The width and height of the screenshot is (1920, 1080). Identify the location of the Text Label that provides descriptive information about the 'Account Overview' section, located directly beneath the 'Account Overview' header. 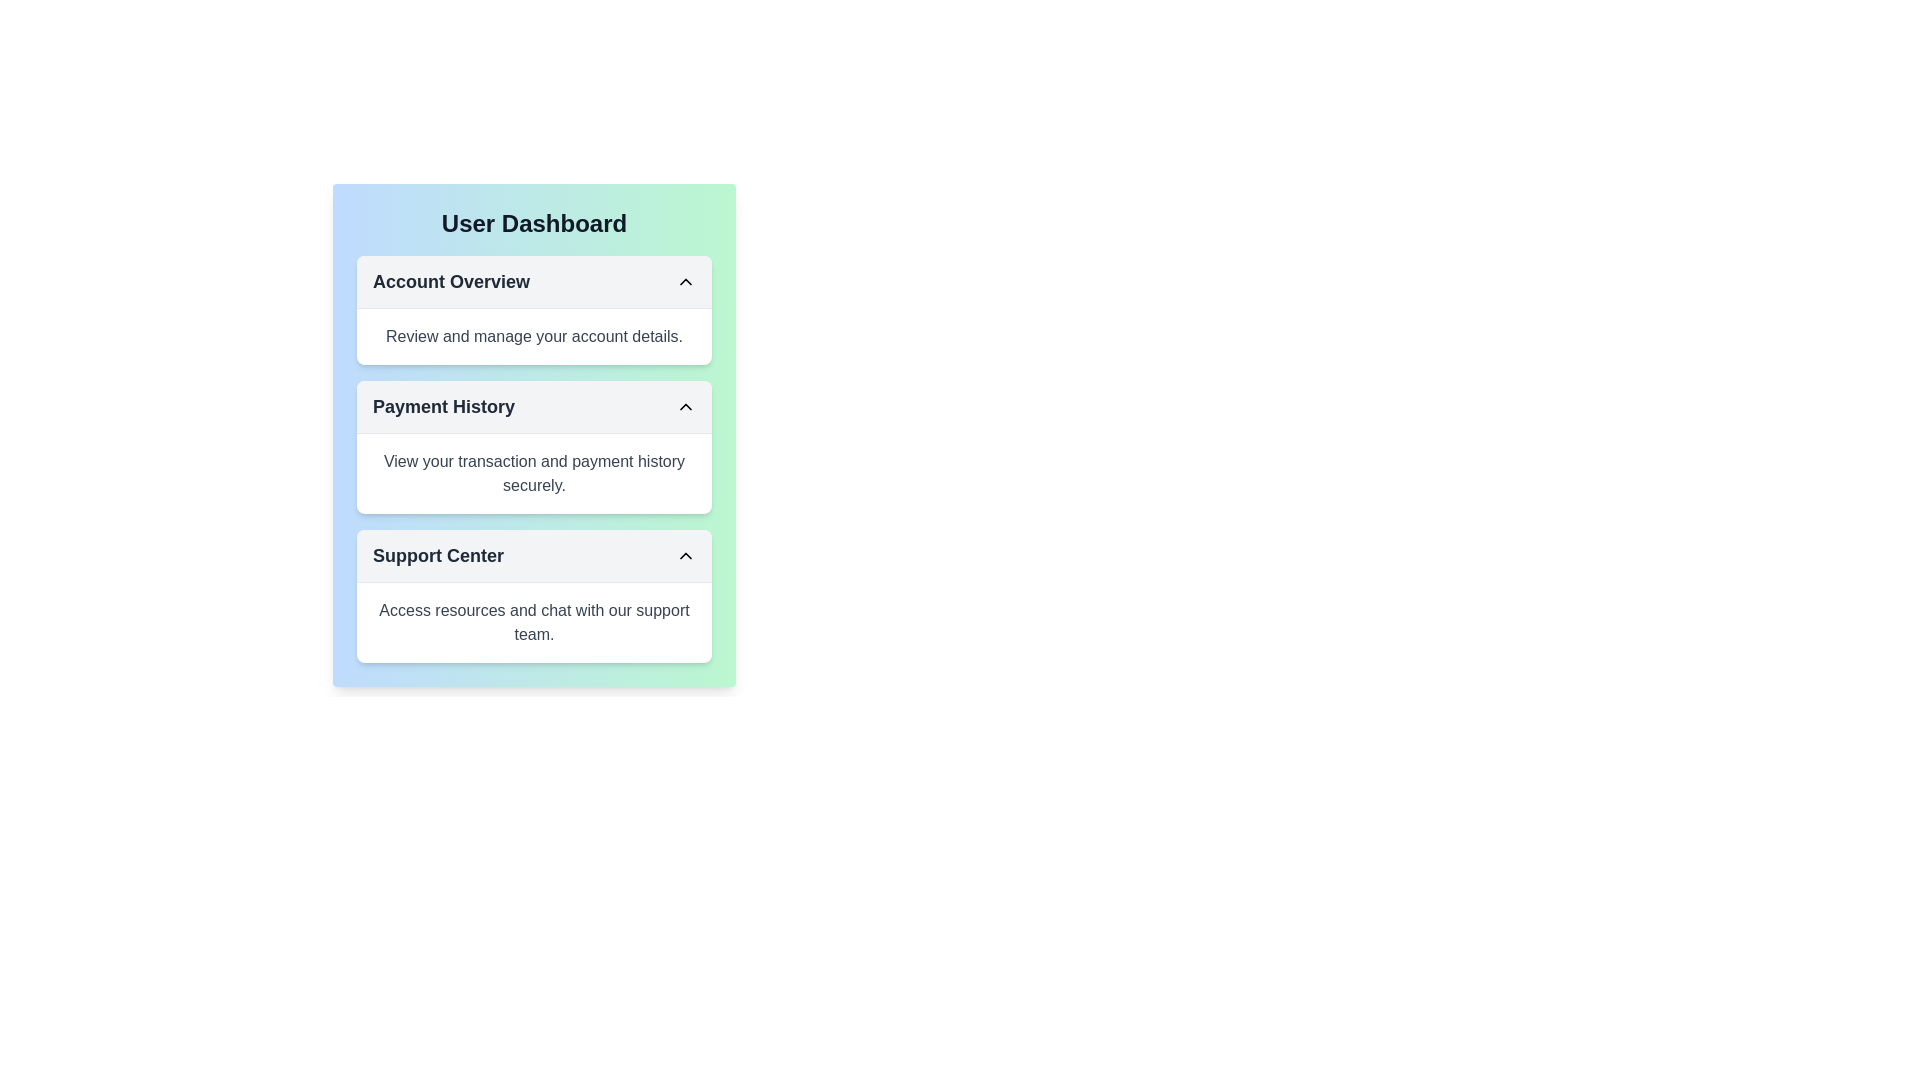
(534, 335).